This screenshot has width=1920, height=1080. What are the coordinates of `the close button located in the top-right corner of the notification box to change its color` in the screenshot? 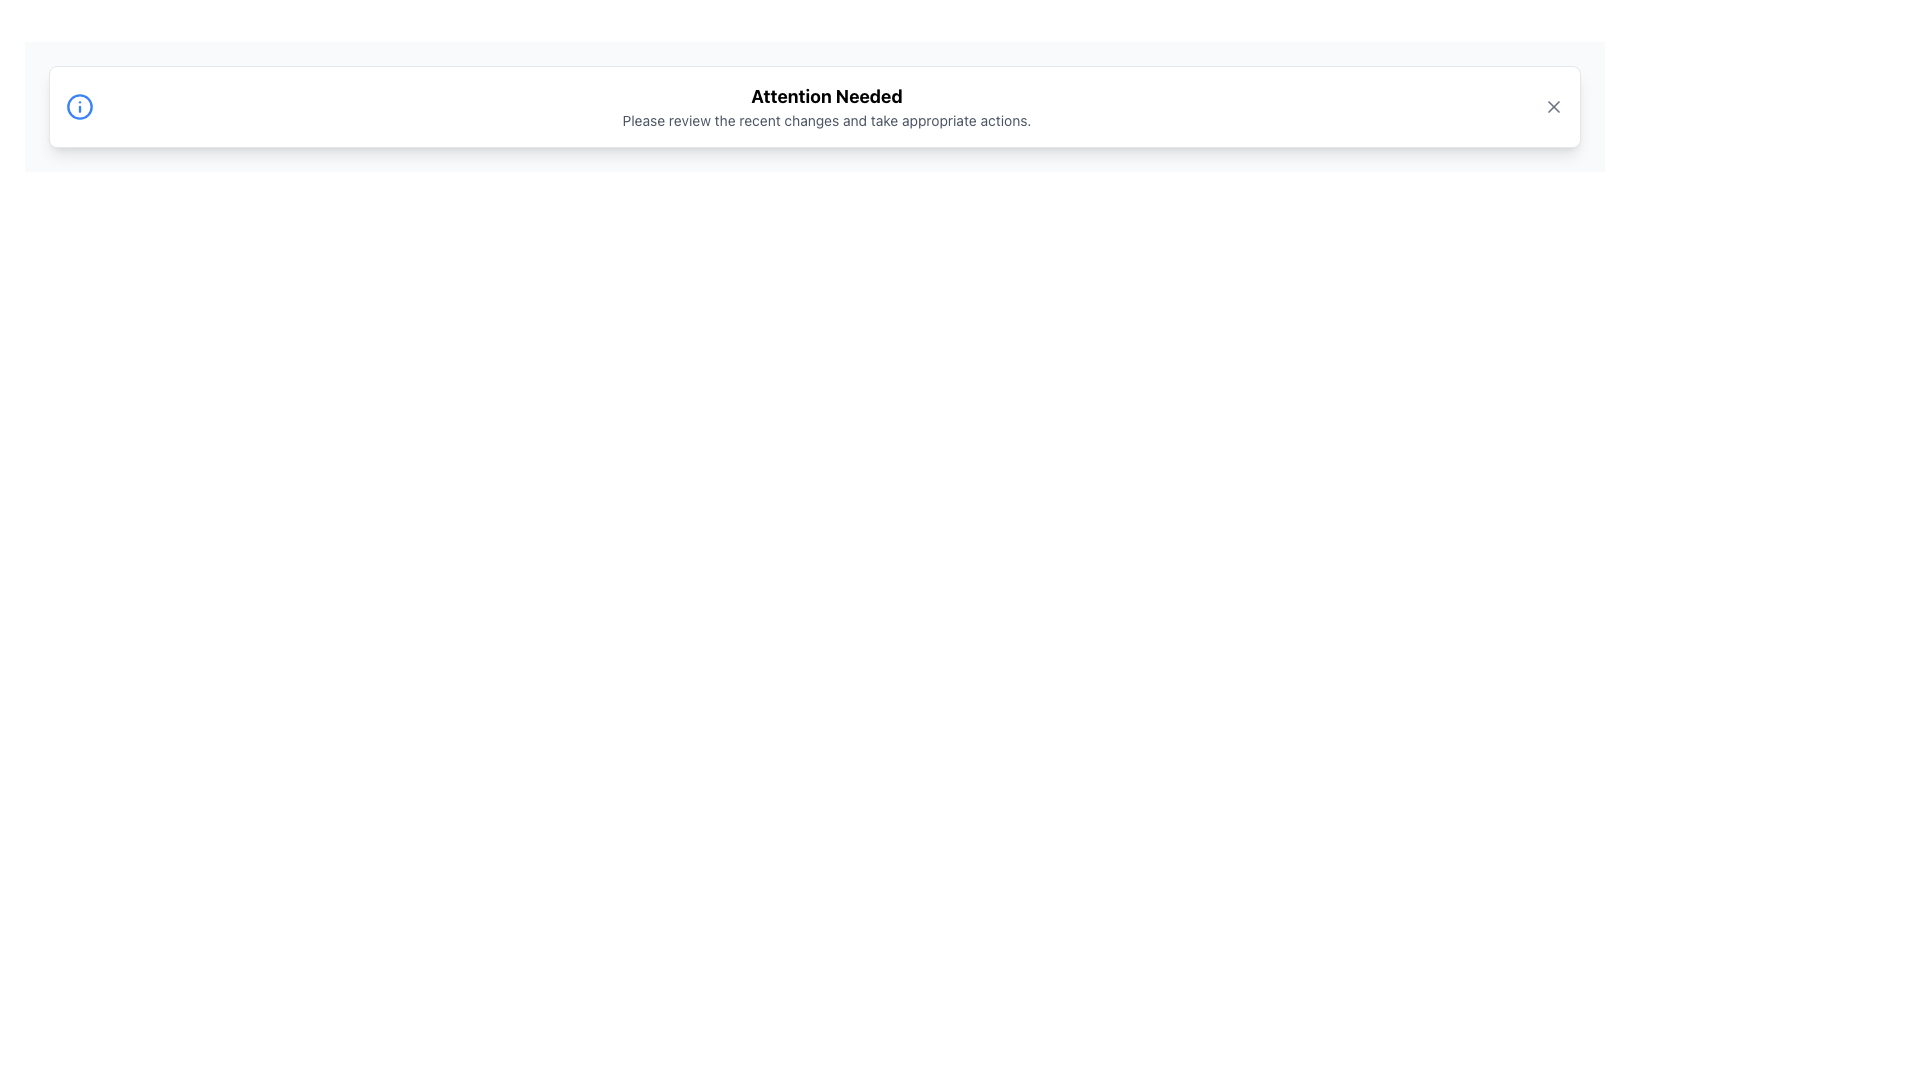 It's located at (1553, 107).